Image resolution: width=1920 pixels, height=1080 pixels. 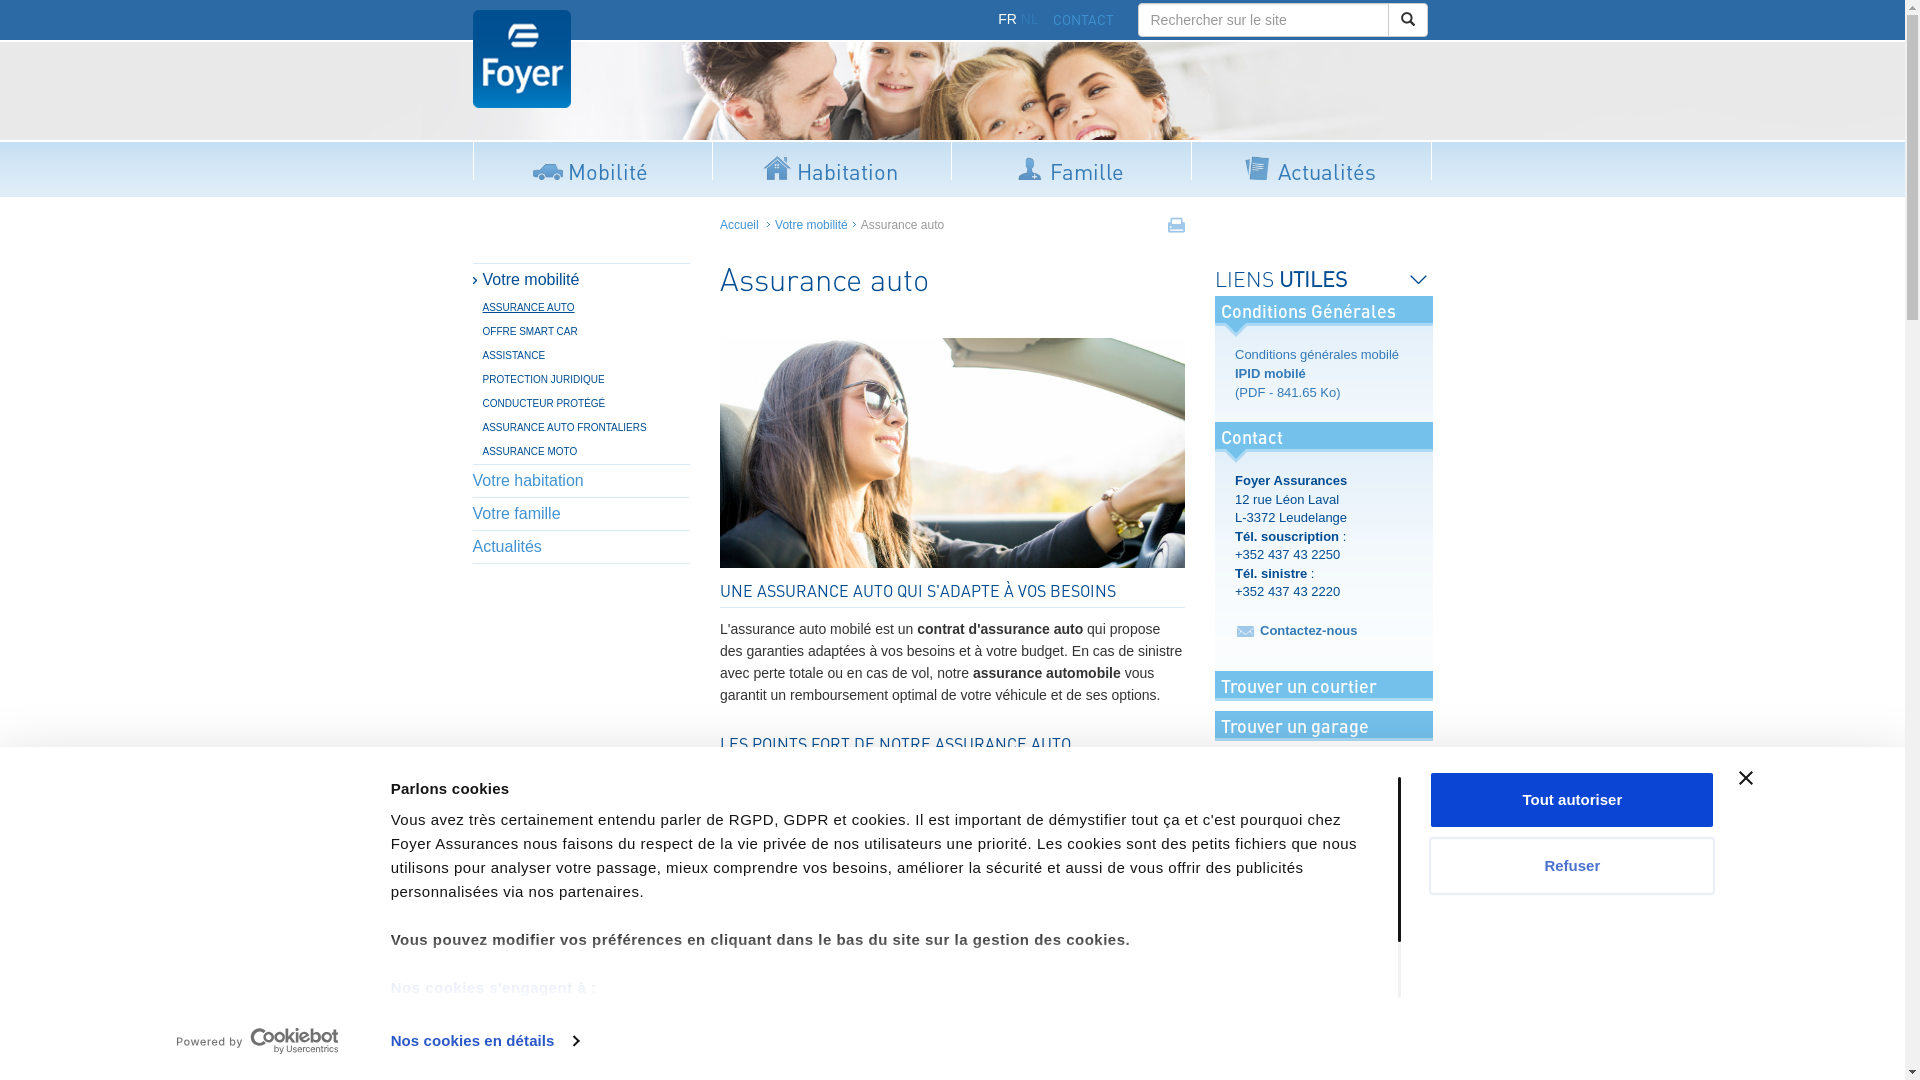 What do you see at coordinates (481, 451) in the screenshot?
I see `'ASSURANCE MOTO'` at bounding box center [481, 451].